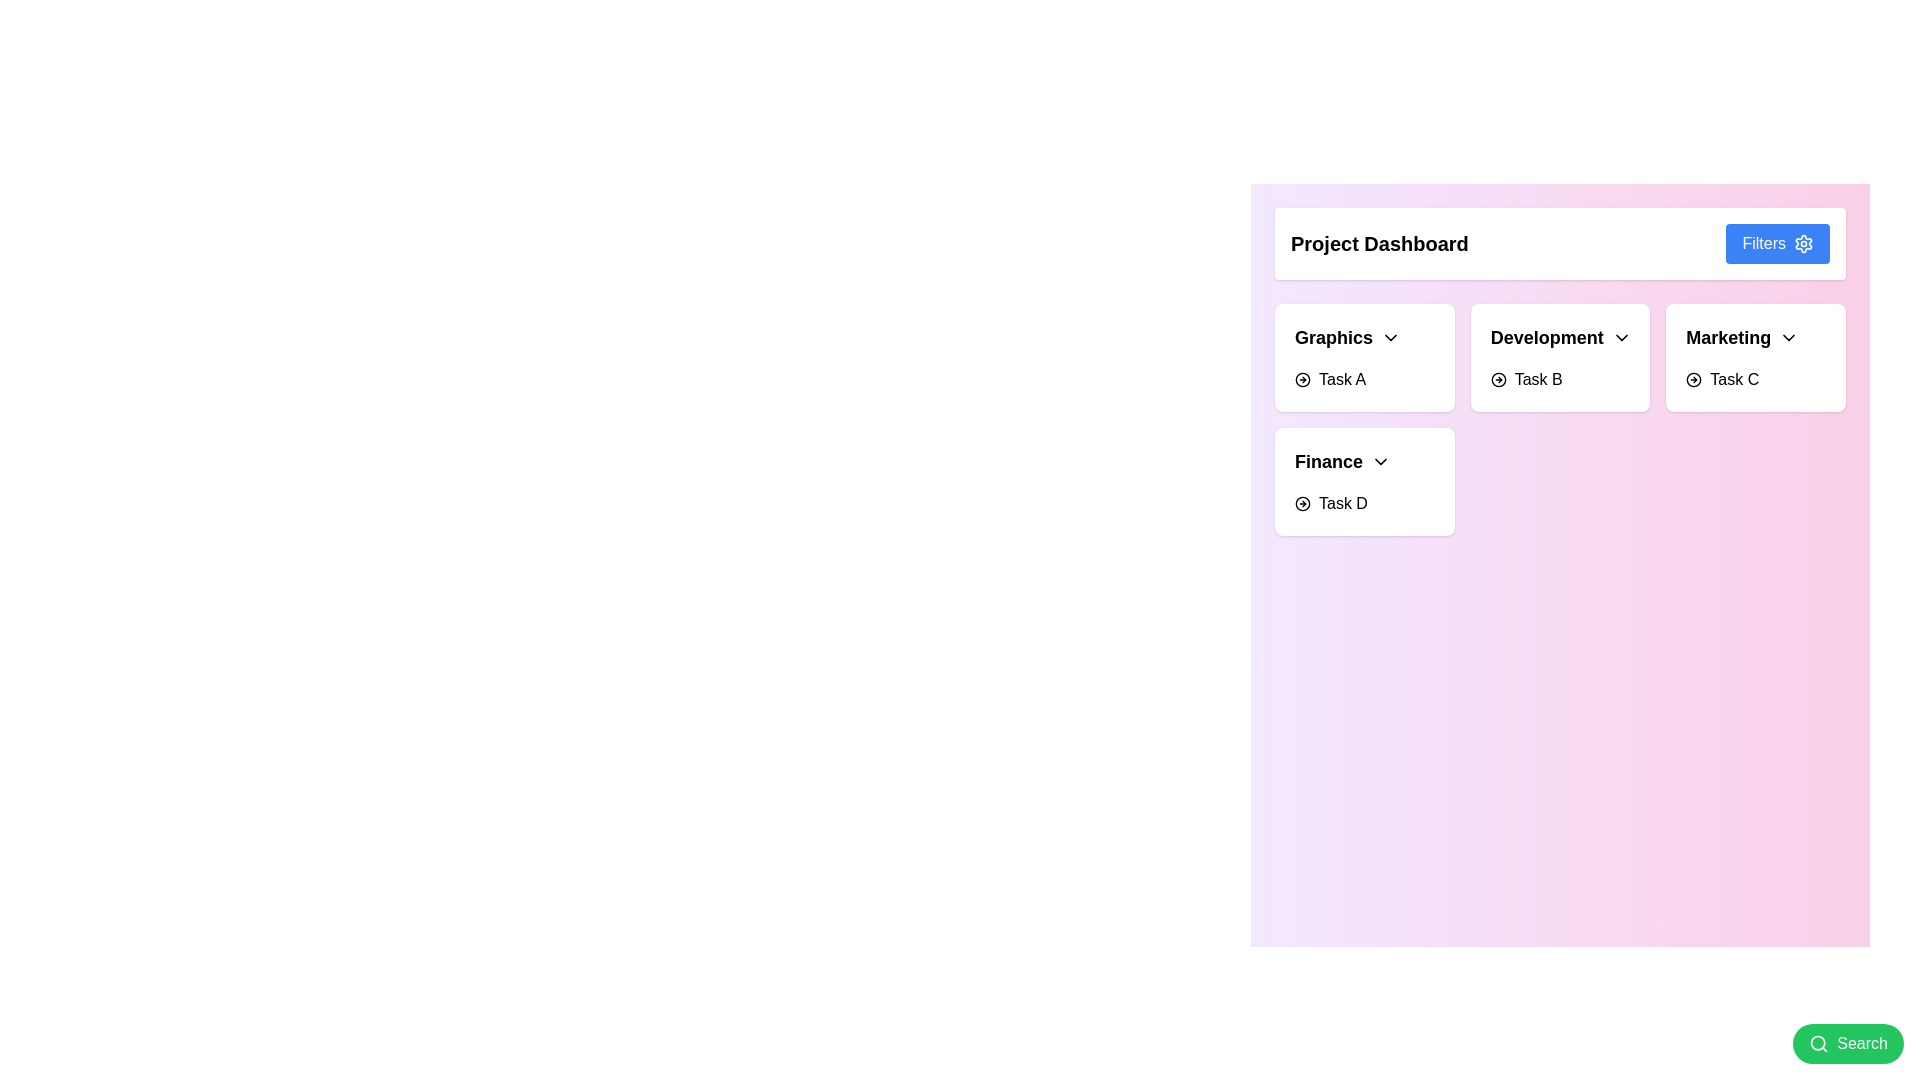 This screenshot has width=1920, height=1080. Describe the element at coordinates (1525, 380) in the screenshot. I see `the circular icon with a right-facing arrow that precedes the text label 'Task B' in the 'Development' section` at that location.